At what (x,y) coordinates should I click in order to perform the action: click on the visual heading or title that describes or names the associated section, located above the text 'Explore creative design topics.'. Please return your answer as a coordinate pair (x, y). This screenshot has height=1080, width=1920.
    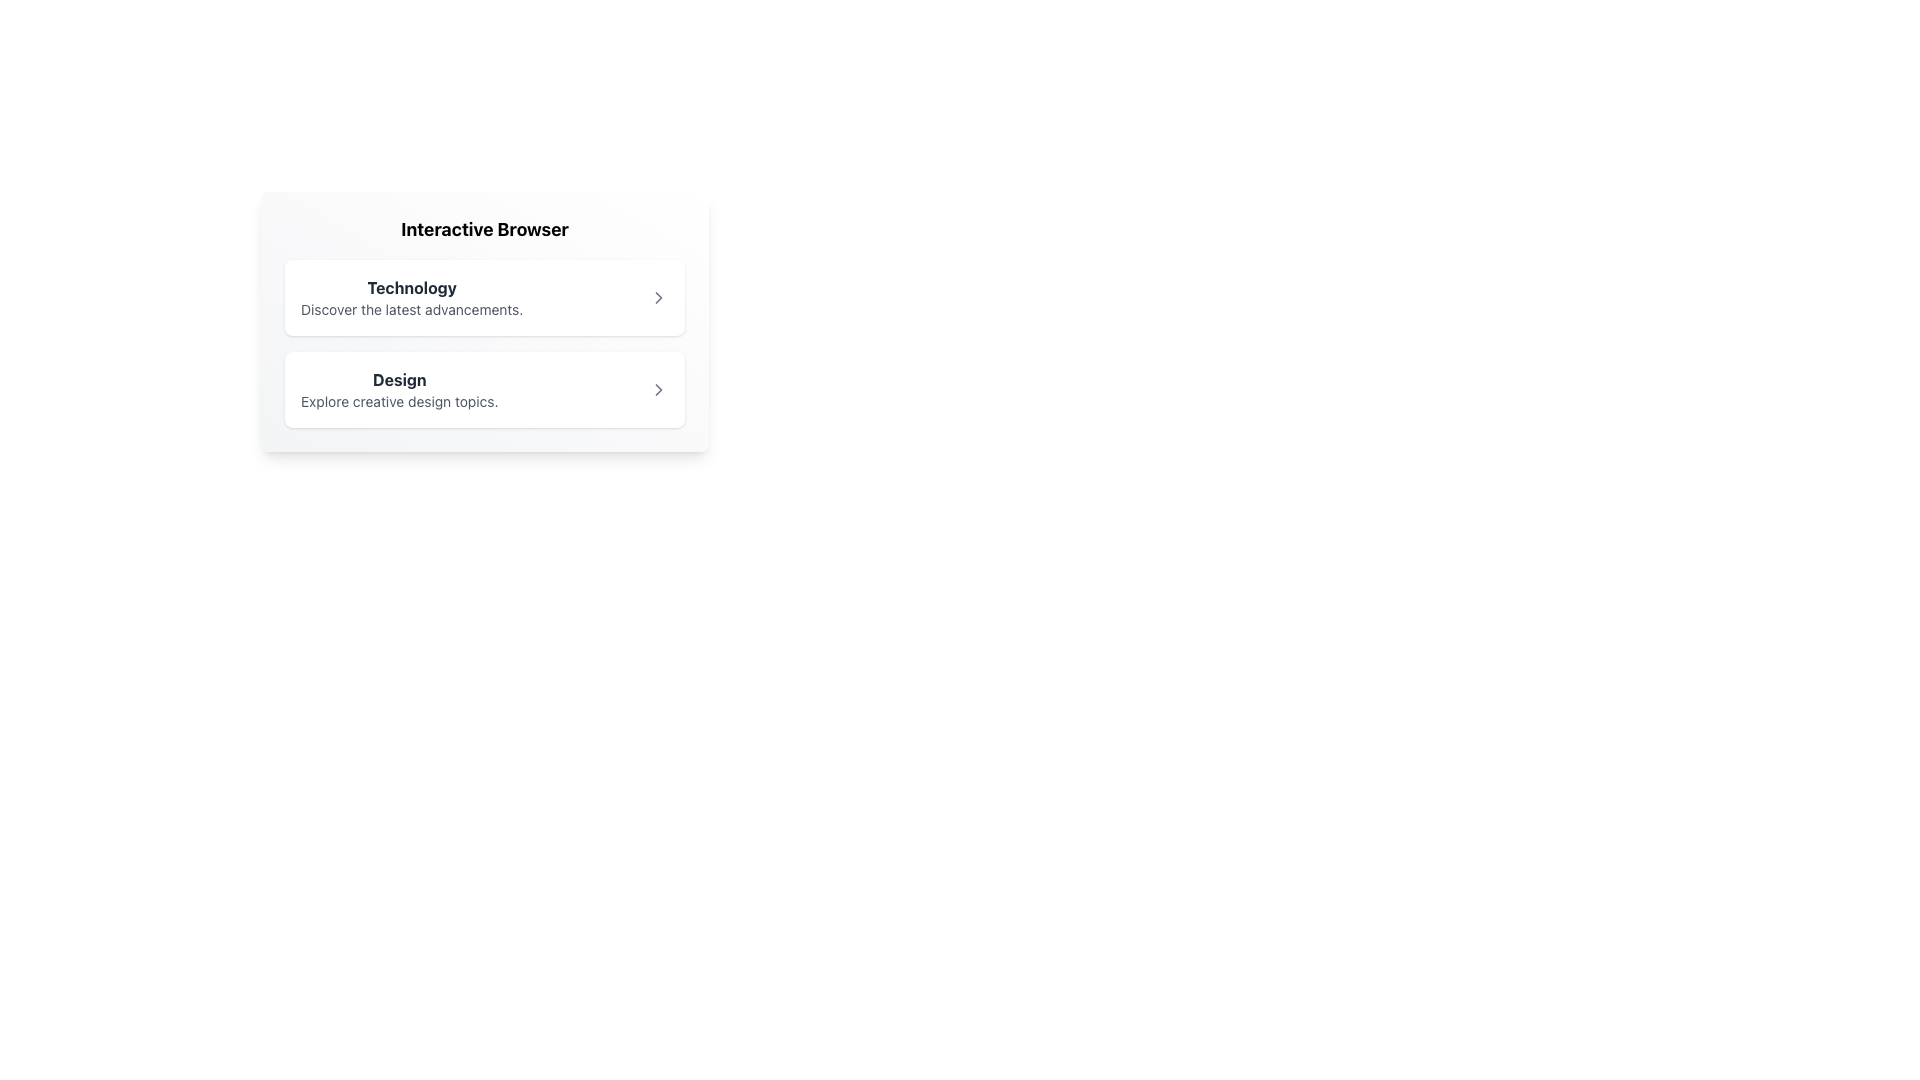
    Looking at the image, I should click on (399, 380).